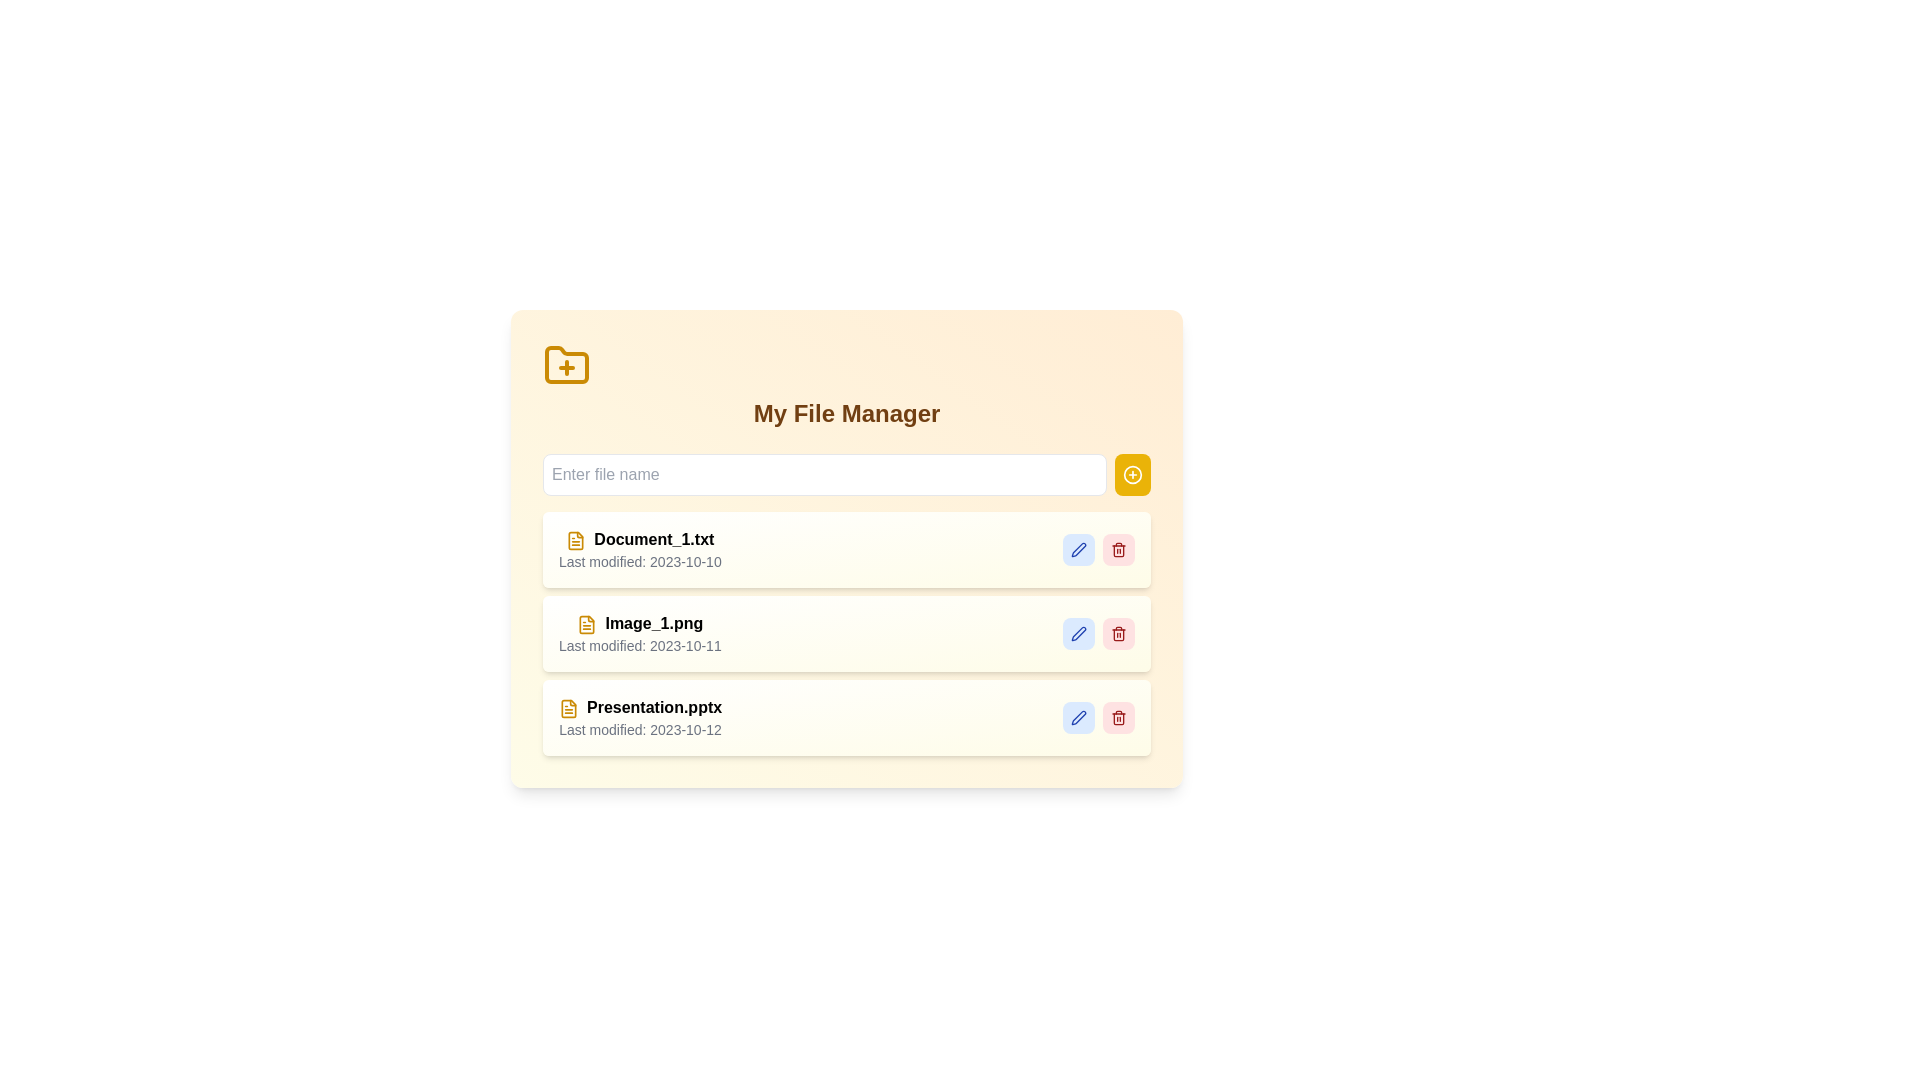  I want to click on the pen icon, so click(1078, 550).